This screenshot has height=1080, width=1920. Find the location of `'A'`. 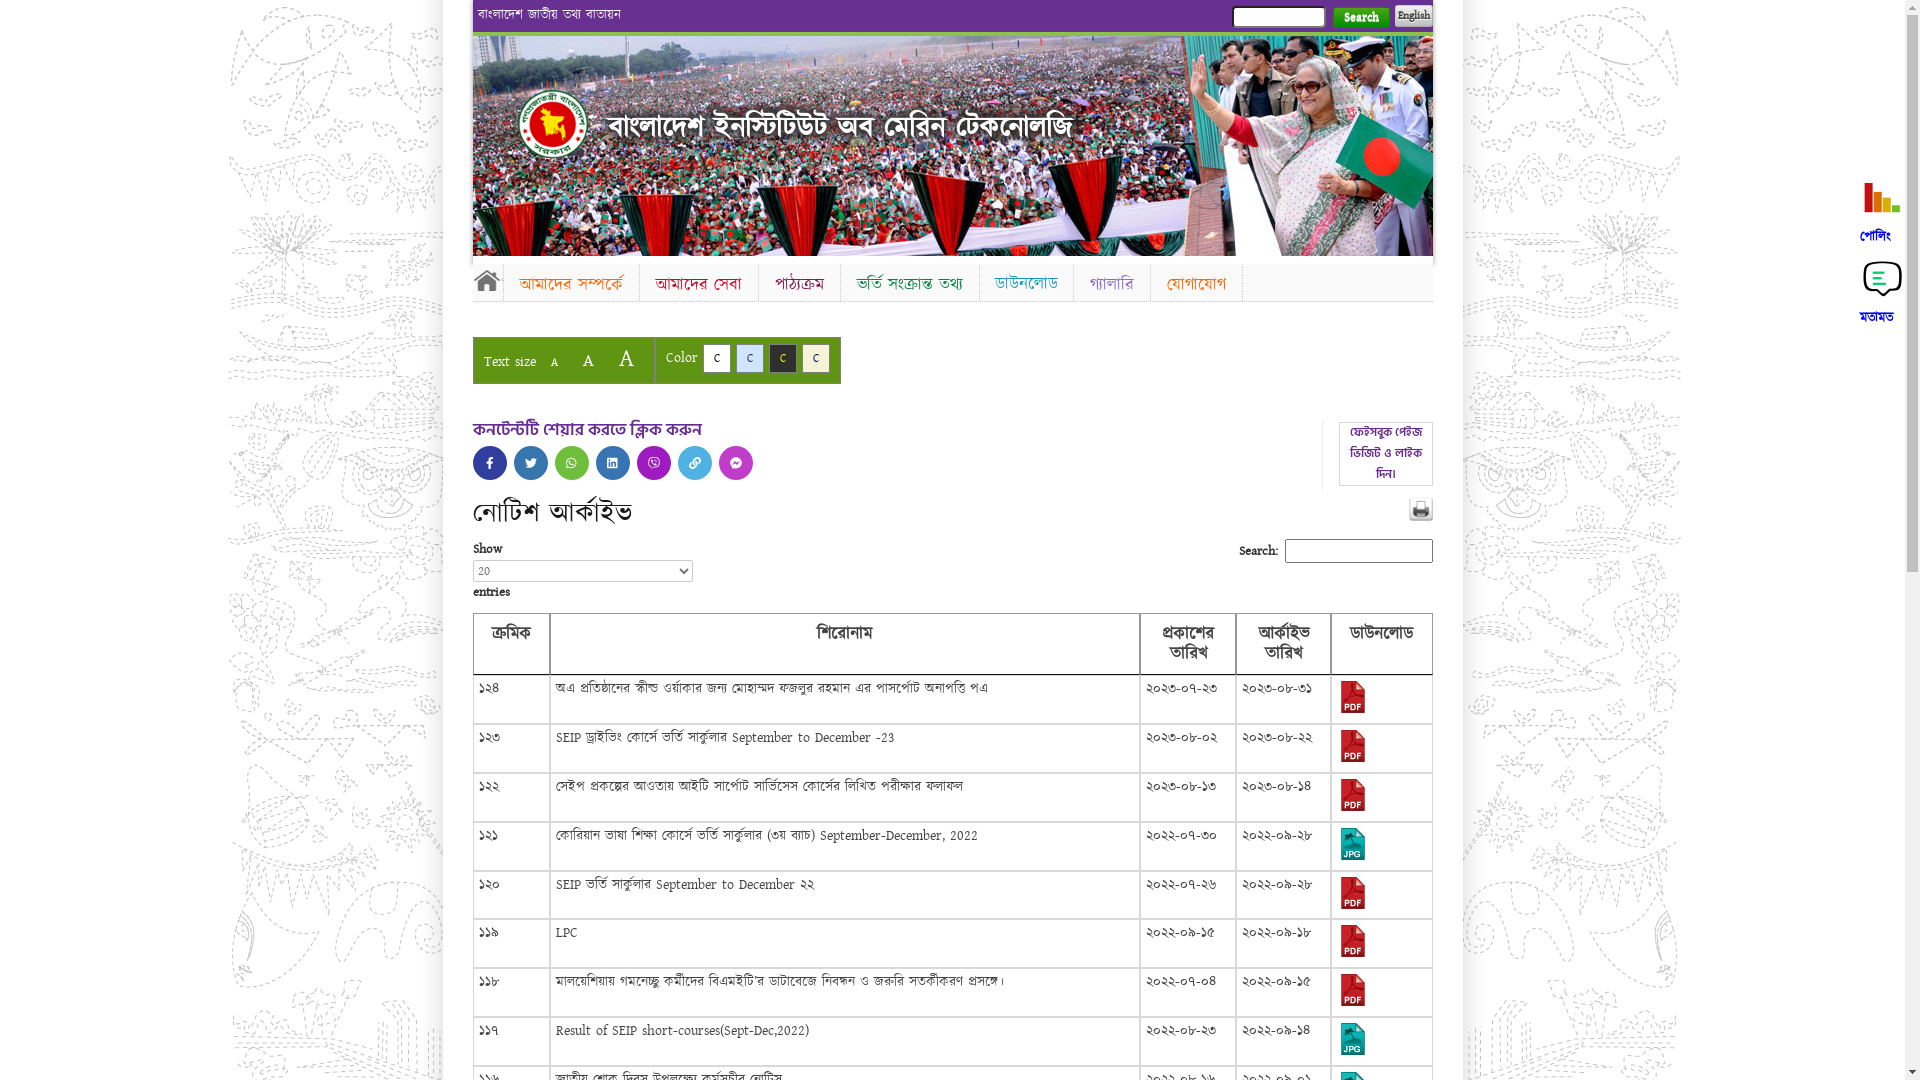

'A' is located at coordinates (586, 360).